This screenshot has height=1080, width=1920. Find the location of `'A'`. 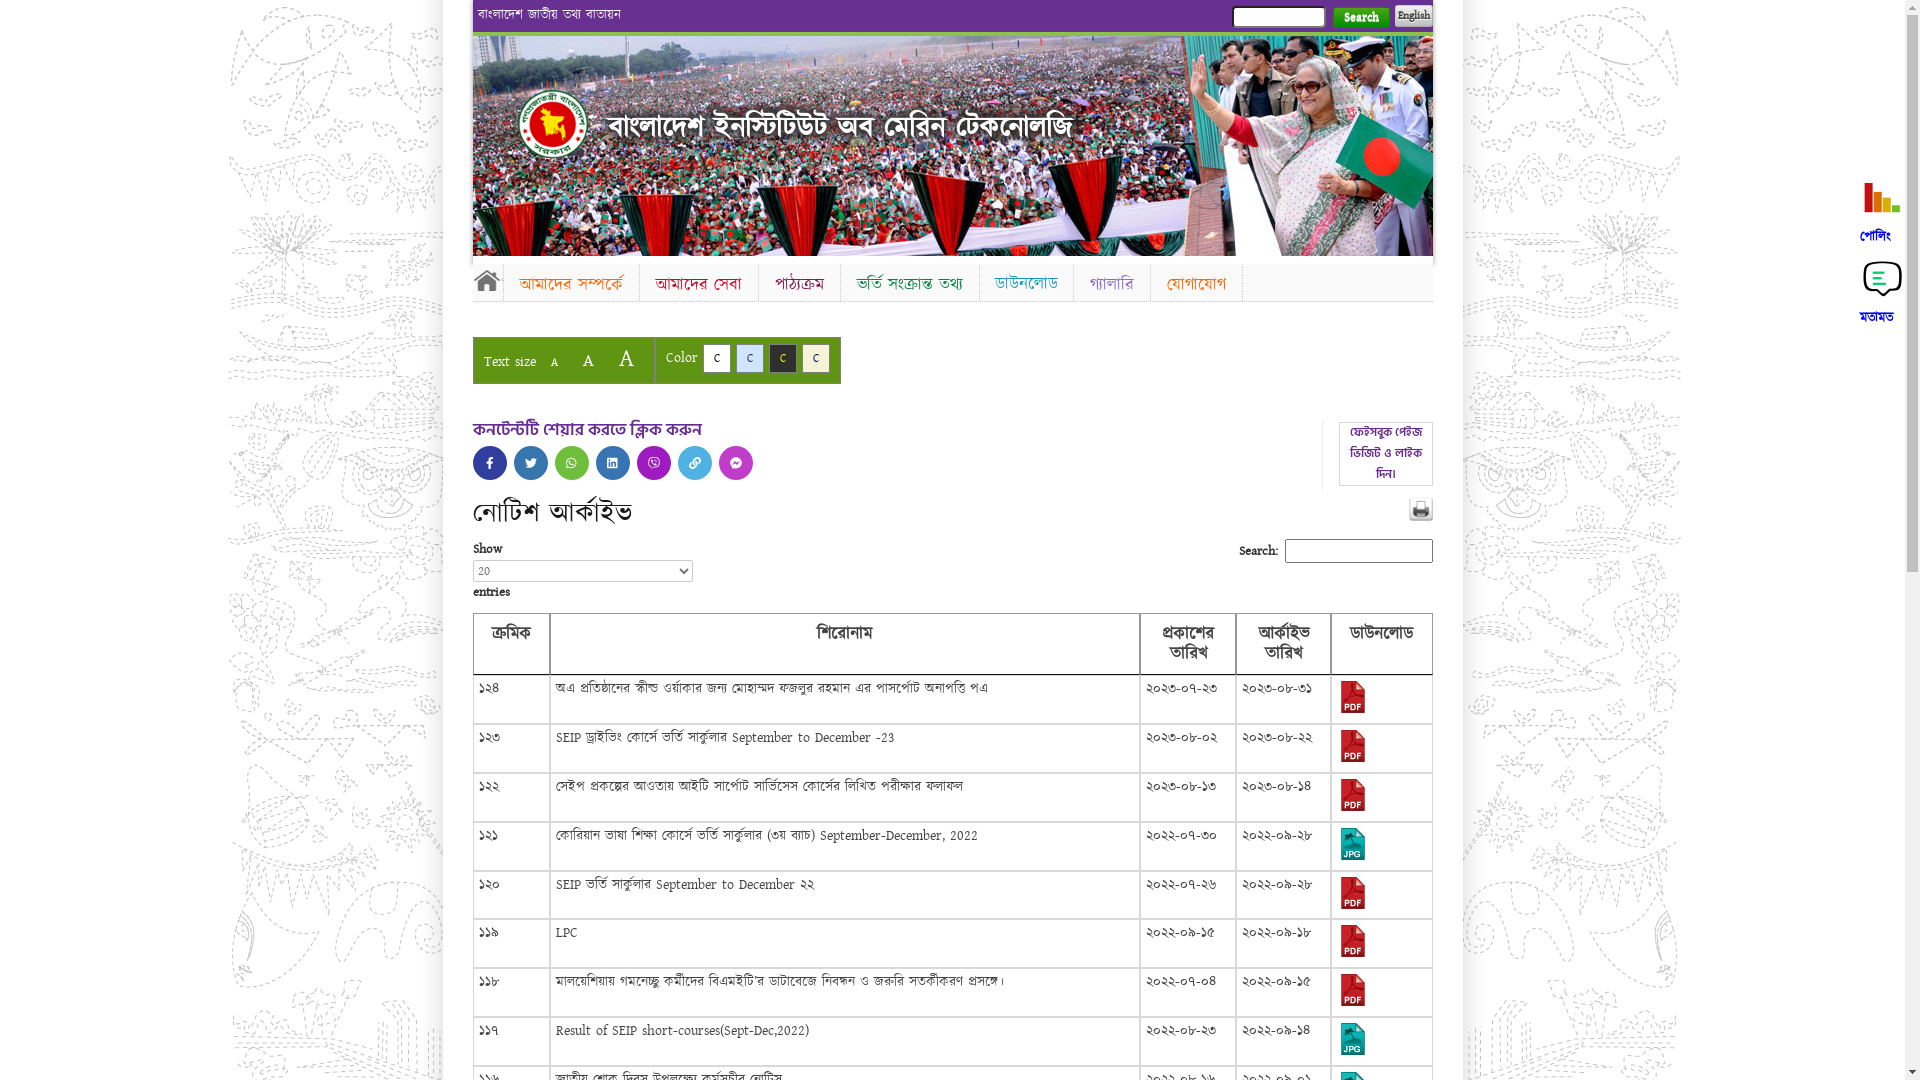

'A' is located at coordinates (586, 360).